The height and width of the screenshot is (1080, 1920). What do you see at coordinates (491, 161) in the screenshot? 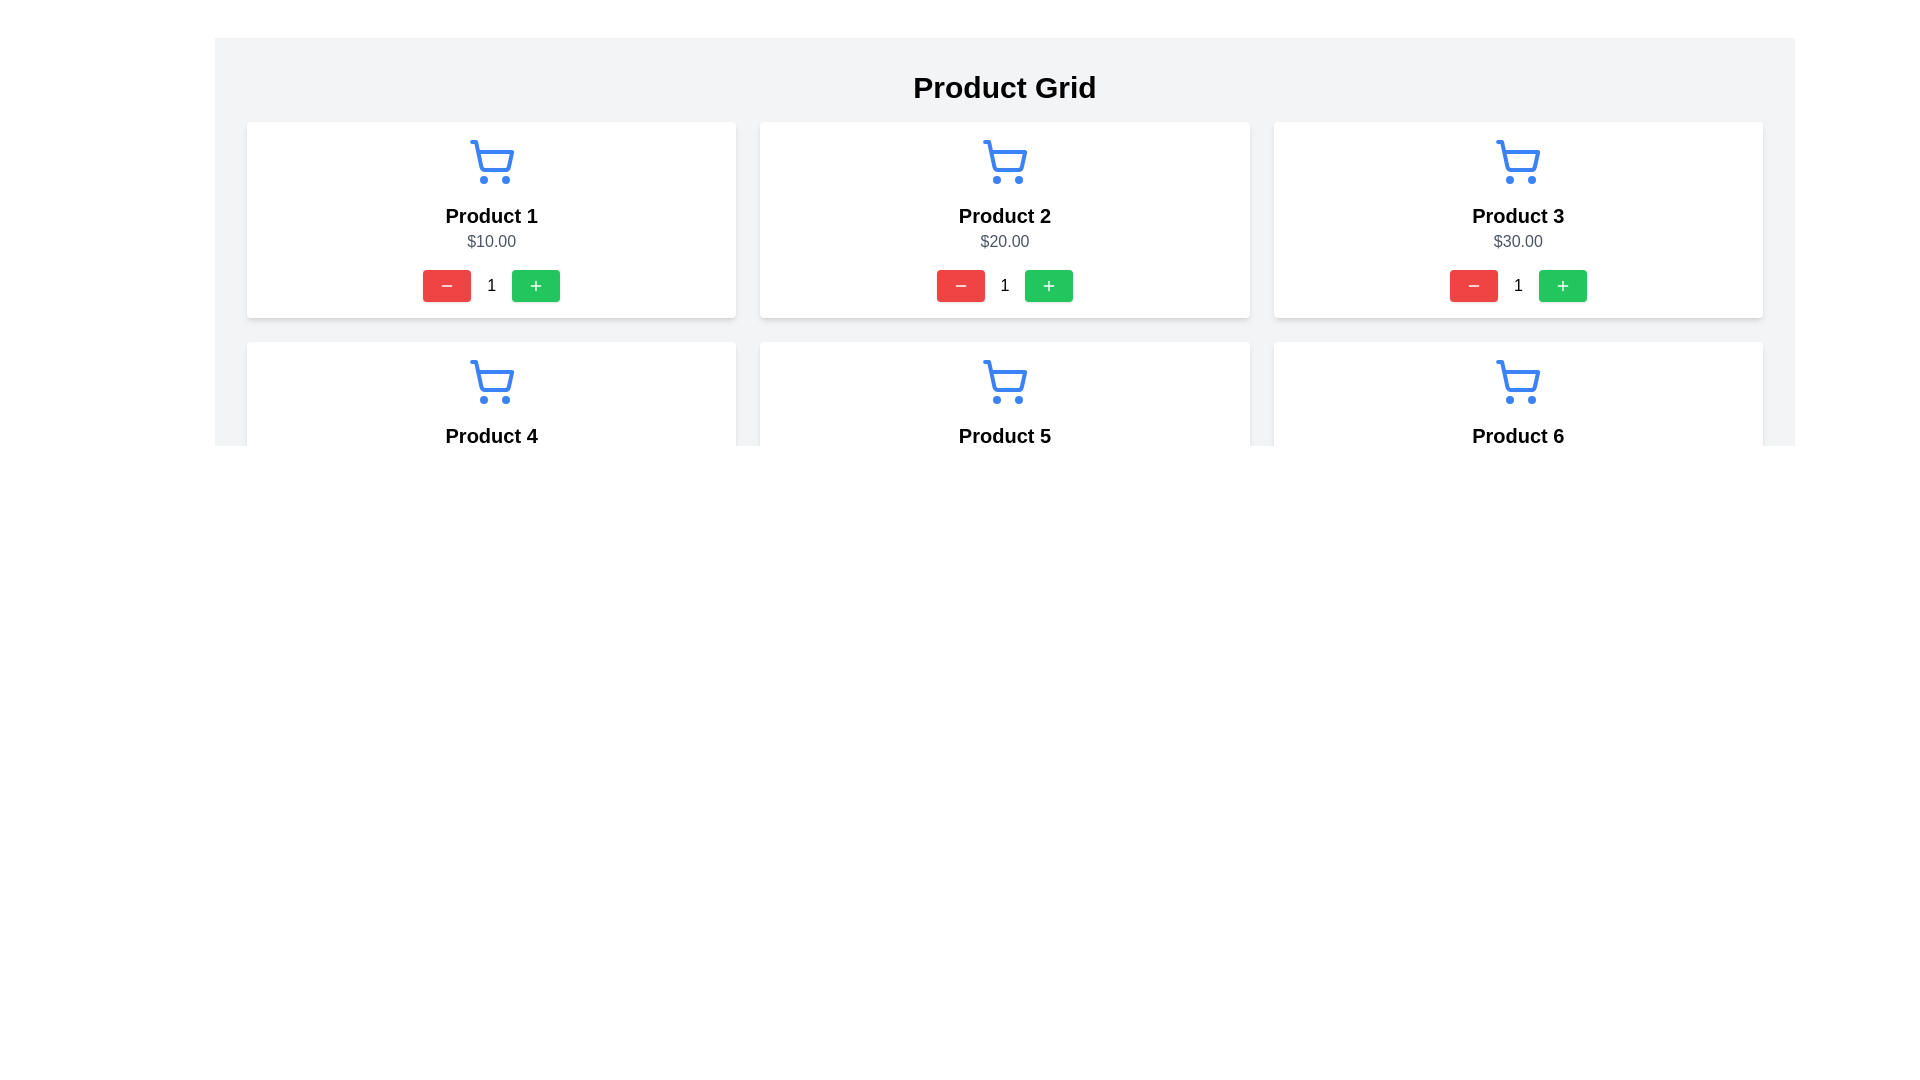
I see `the shopping cart icon located at the top of the card for 'Product 1', which is centered horizontally above the text components 'Product 1' and '$10.00'` at bounding box center [491, 161].